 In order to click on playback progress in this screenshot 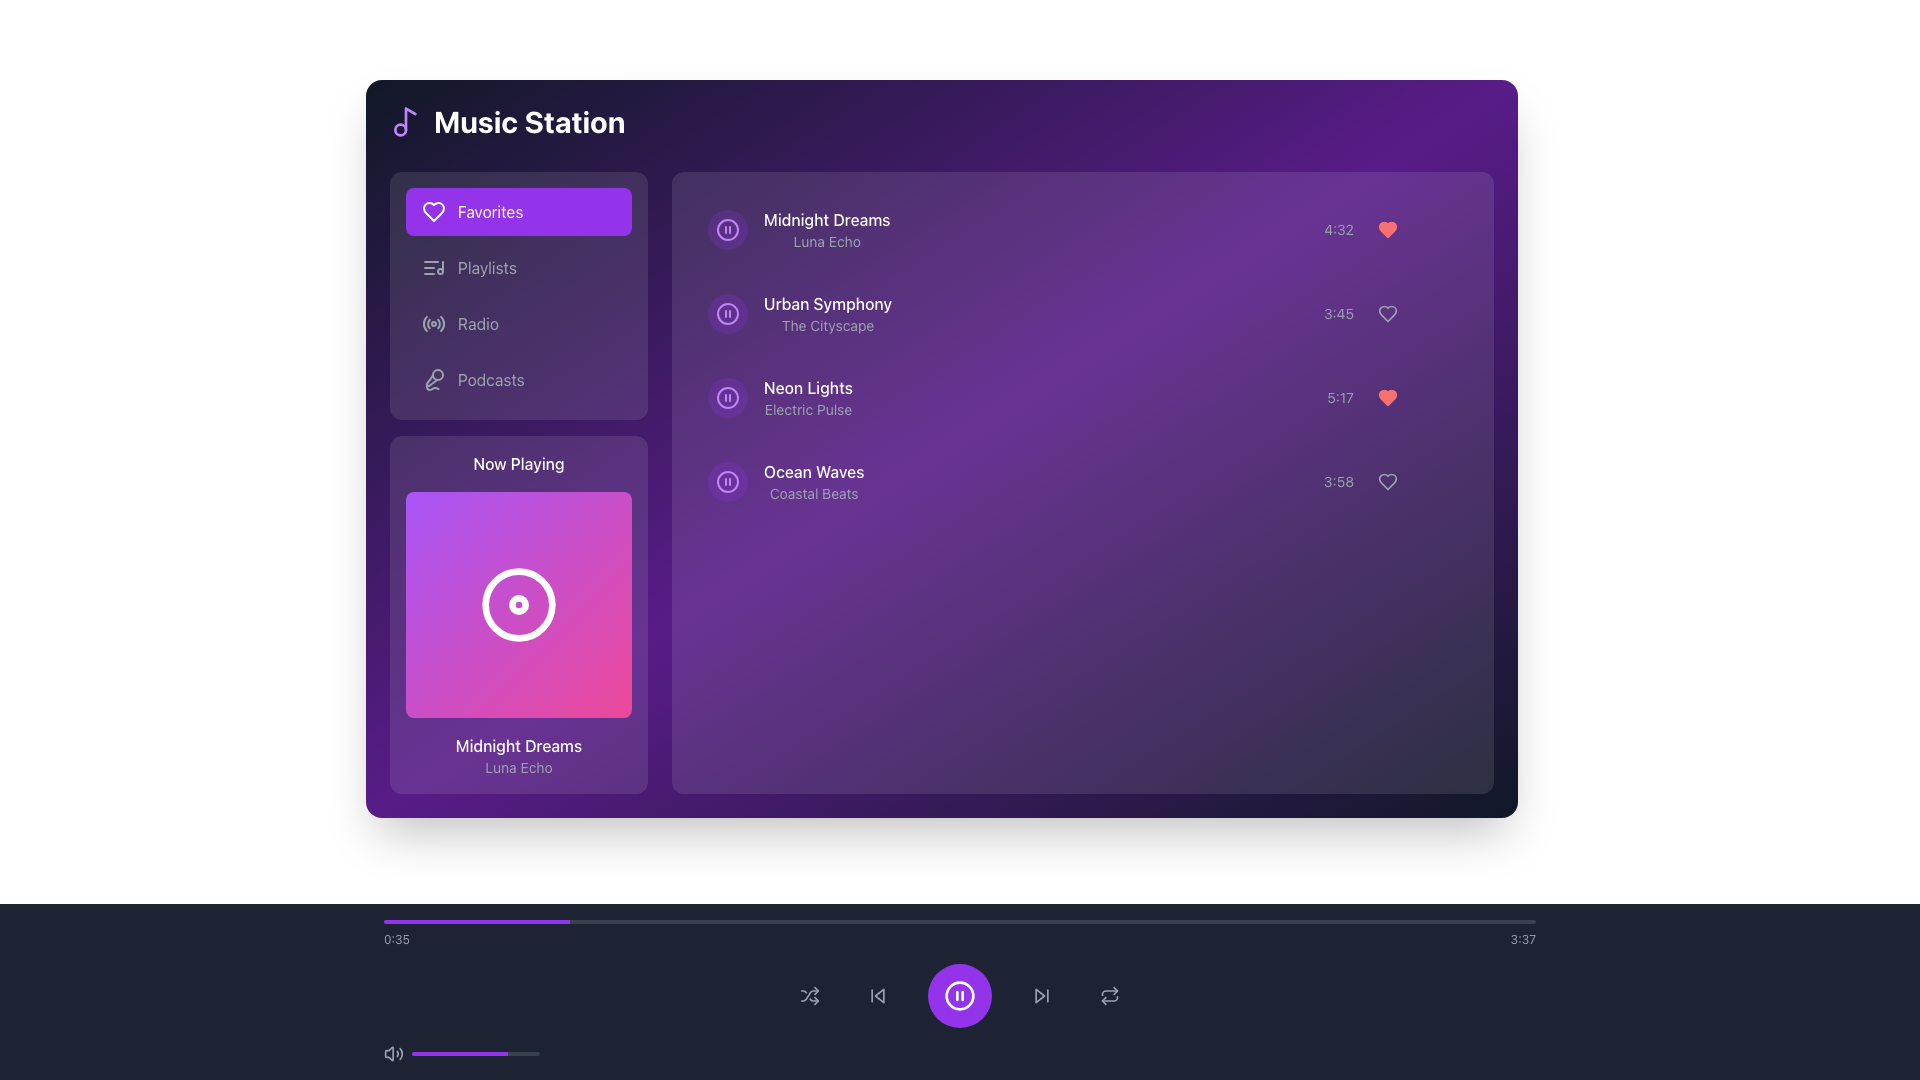, I will do `click(1258, 921)`.